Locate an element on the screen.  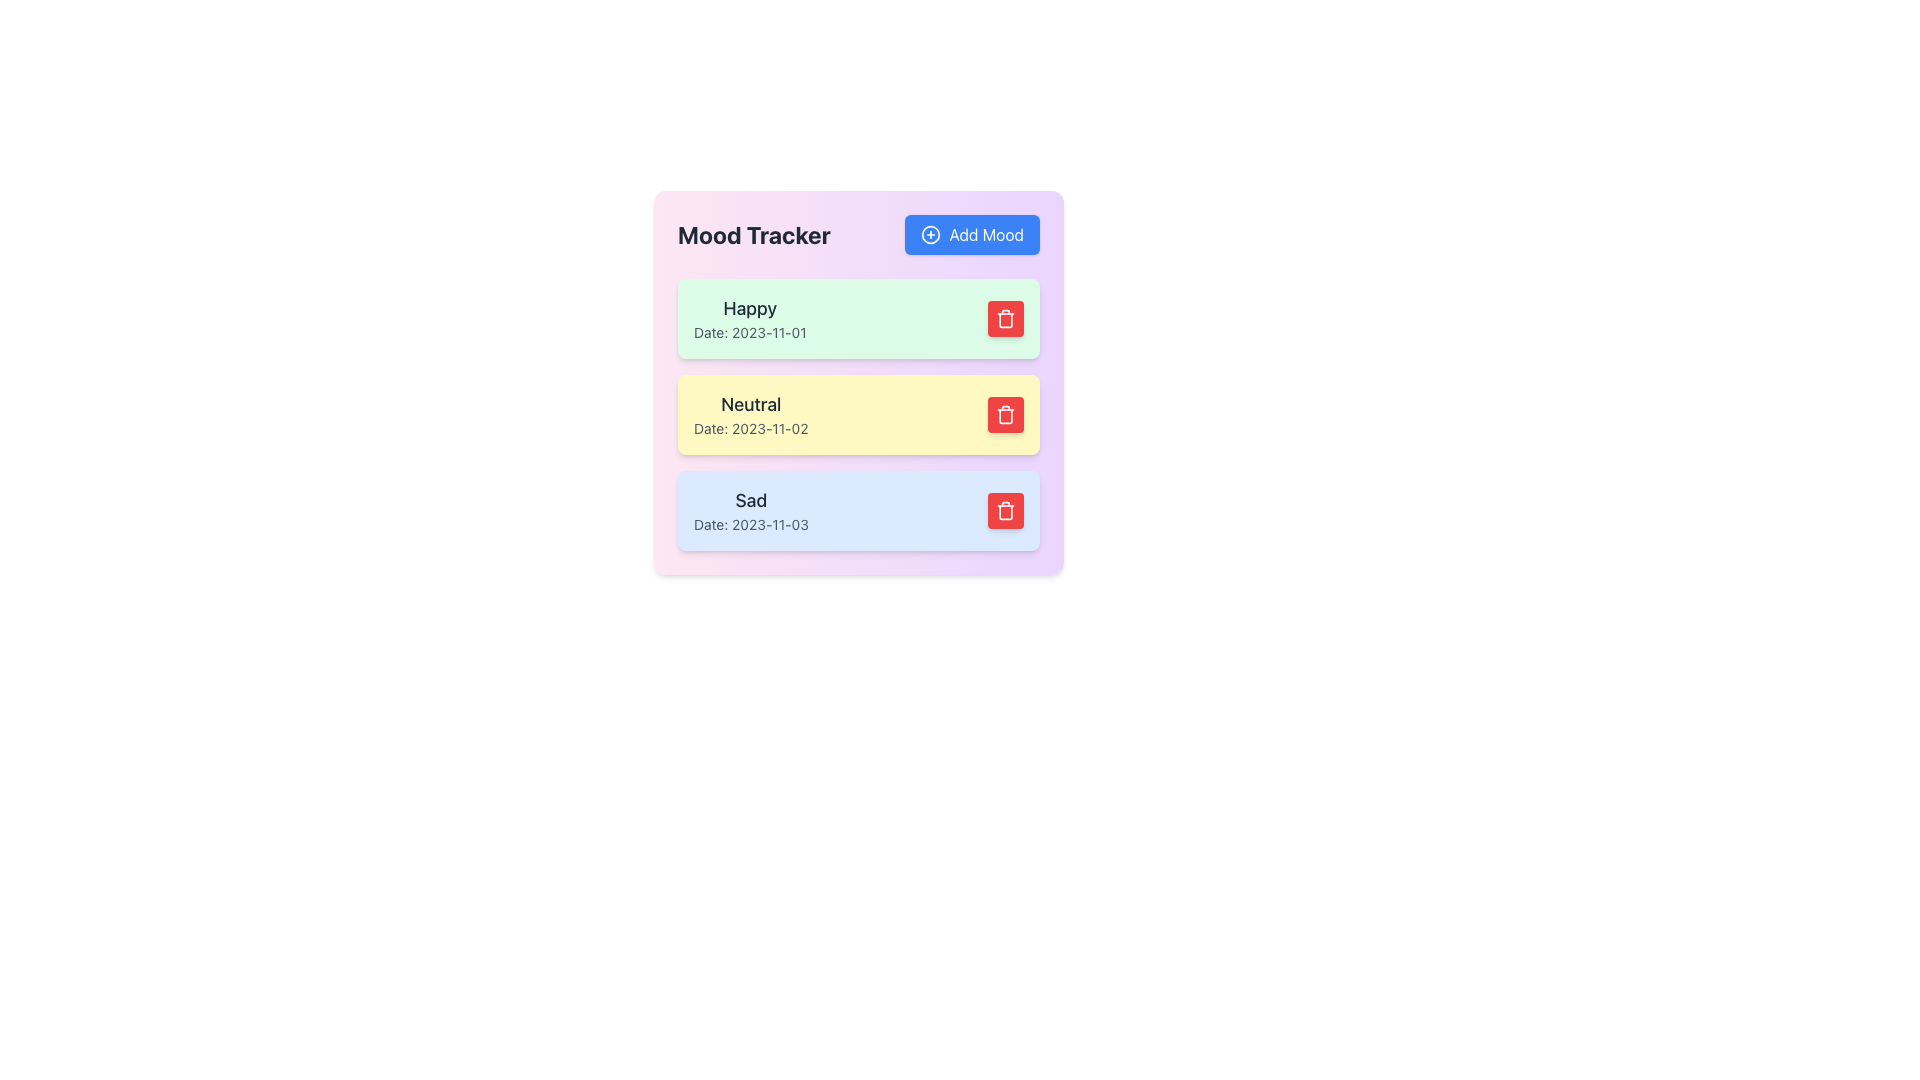
non-interactive text label indicating the mood 'Happy', located above the date entry in the mood tracker interface is located at coordinates (749, 308).